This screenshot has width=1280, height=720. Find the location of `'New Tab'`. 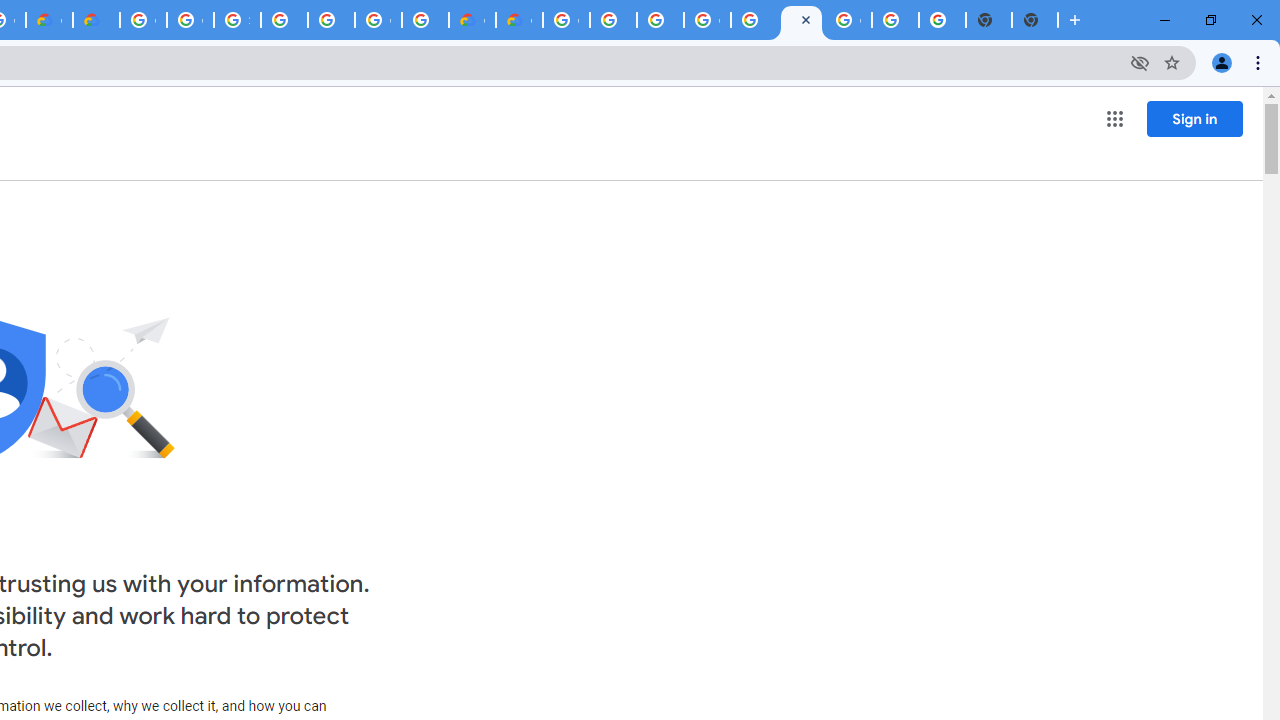

'New Tab' is located at coordinates (1035, 20).